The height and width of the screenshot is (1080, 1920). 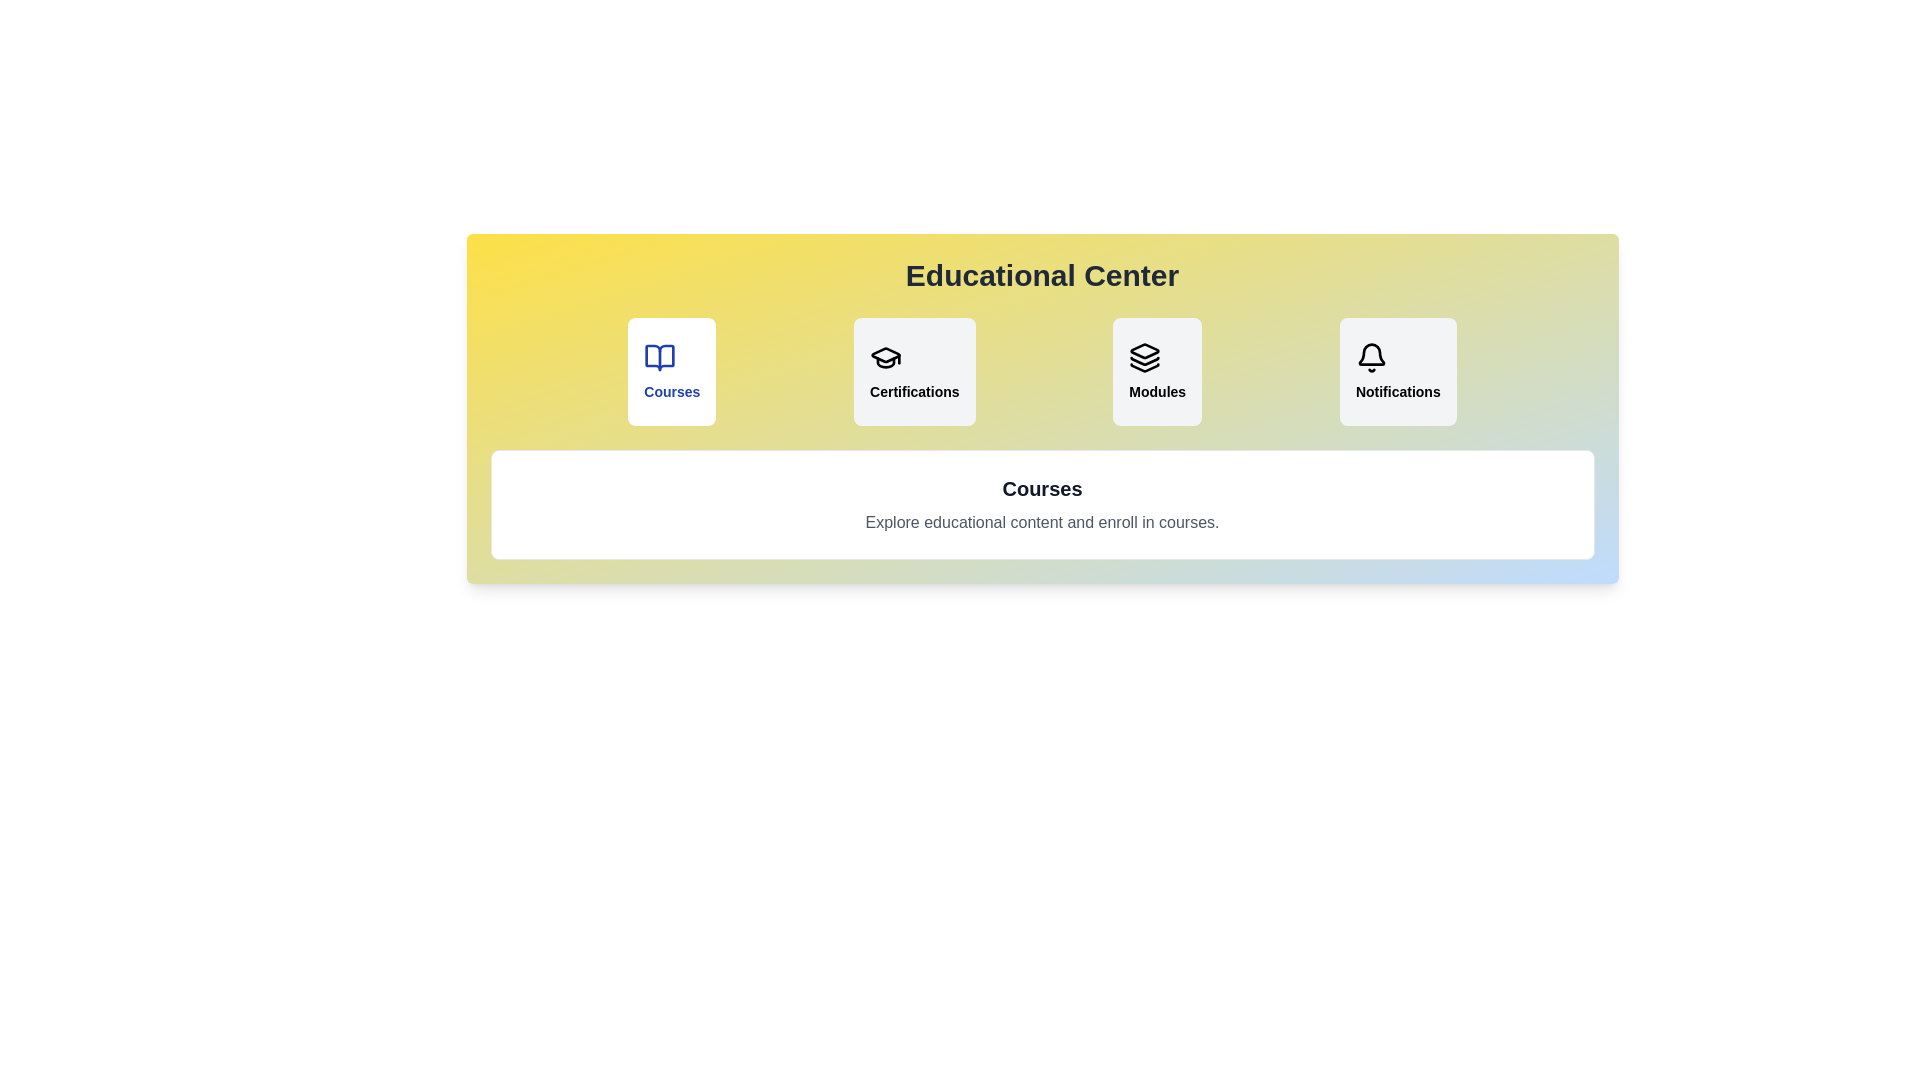 I want to click on the tab labeled 'Modules' to observe the hover effect, so click(x=1157, y=371).